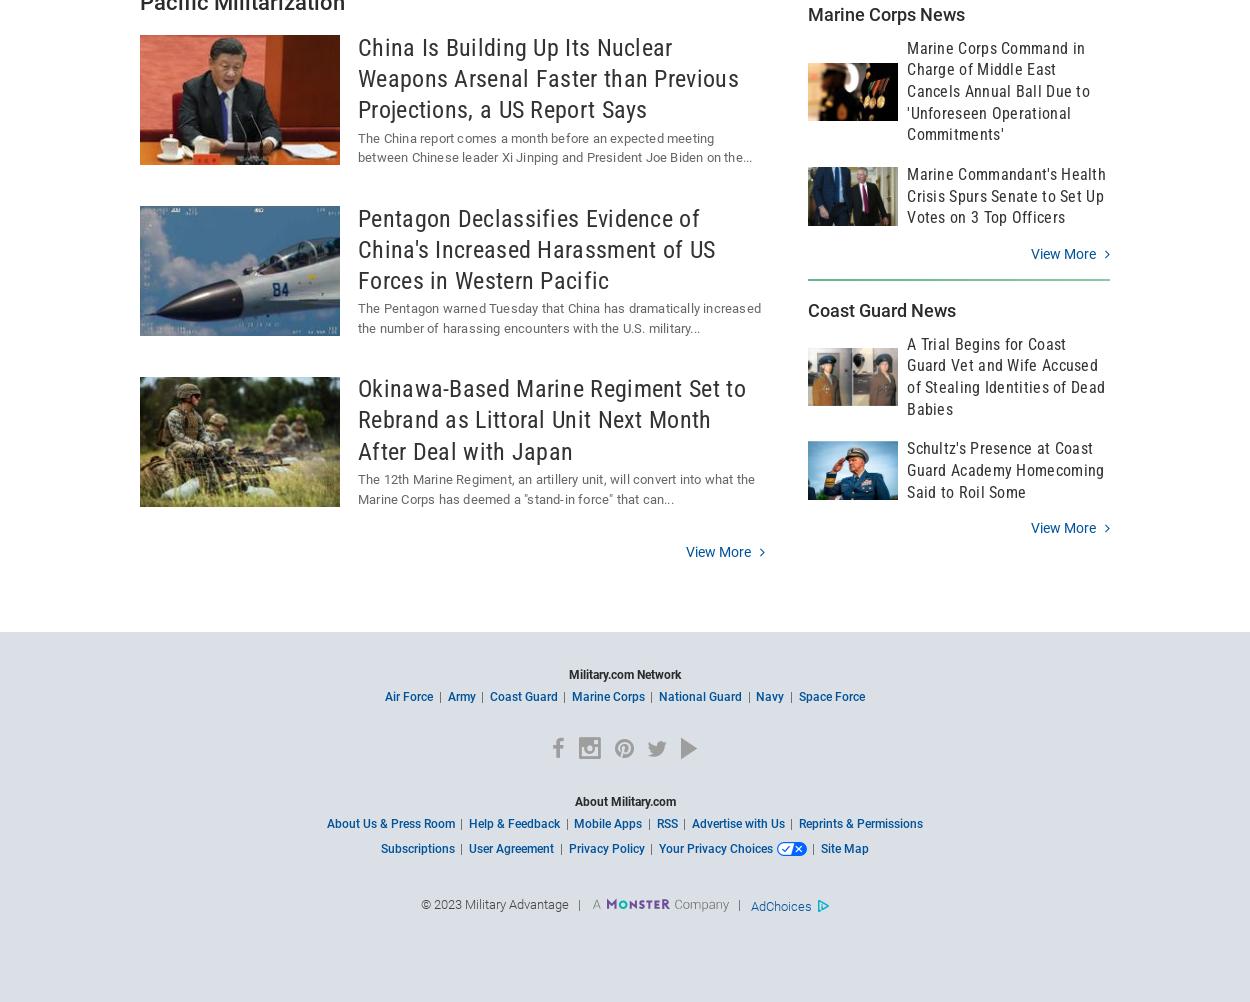 The height and width of the screenshot is (1002, 1250). I want to click on 'Schultz's Presence at Coast Guard Academy Homecoming Said to Roil Some', so click(1005, 469).